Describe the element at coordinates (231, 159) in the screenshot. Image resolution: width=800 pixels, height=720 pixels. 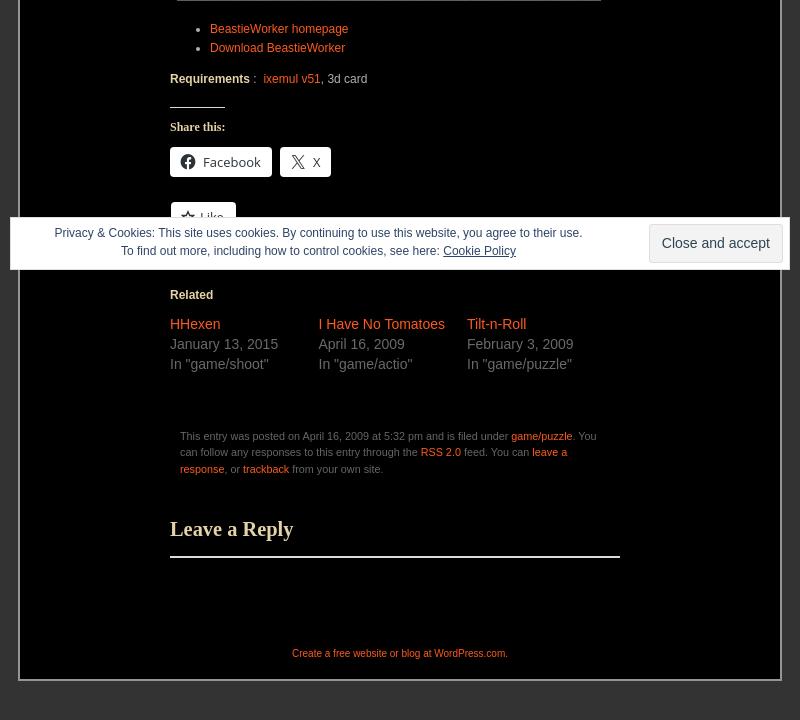
I see `'Facebook'` at that location.